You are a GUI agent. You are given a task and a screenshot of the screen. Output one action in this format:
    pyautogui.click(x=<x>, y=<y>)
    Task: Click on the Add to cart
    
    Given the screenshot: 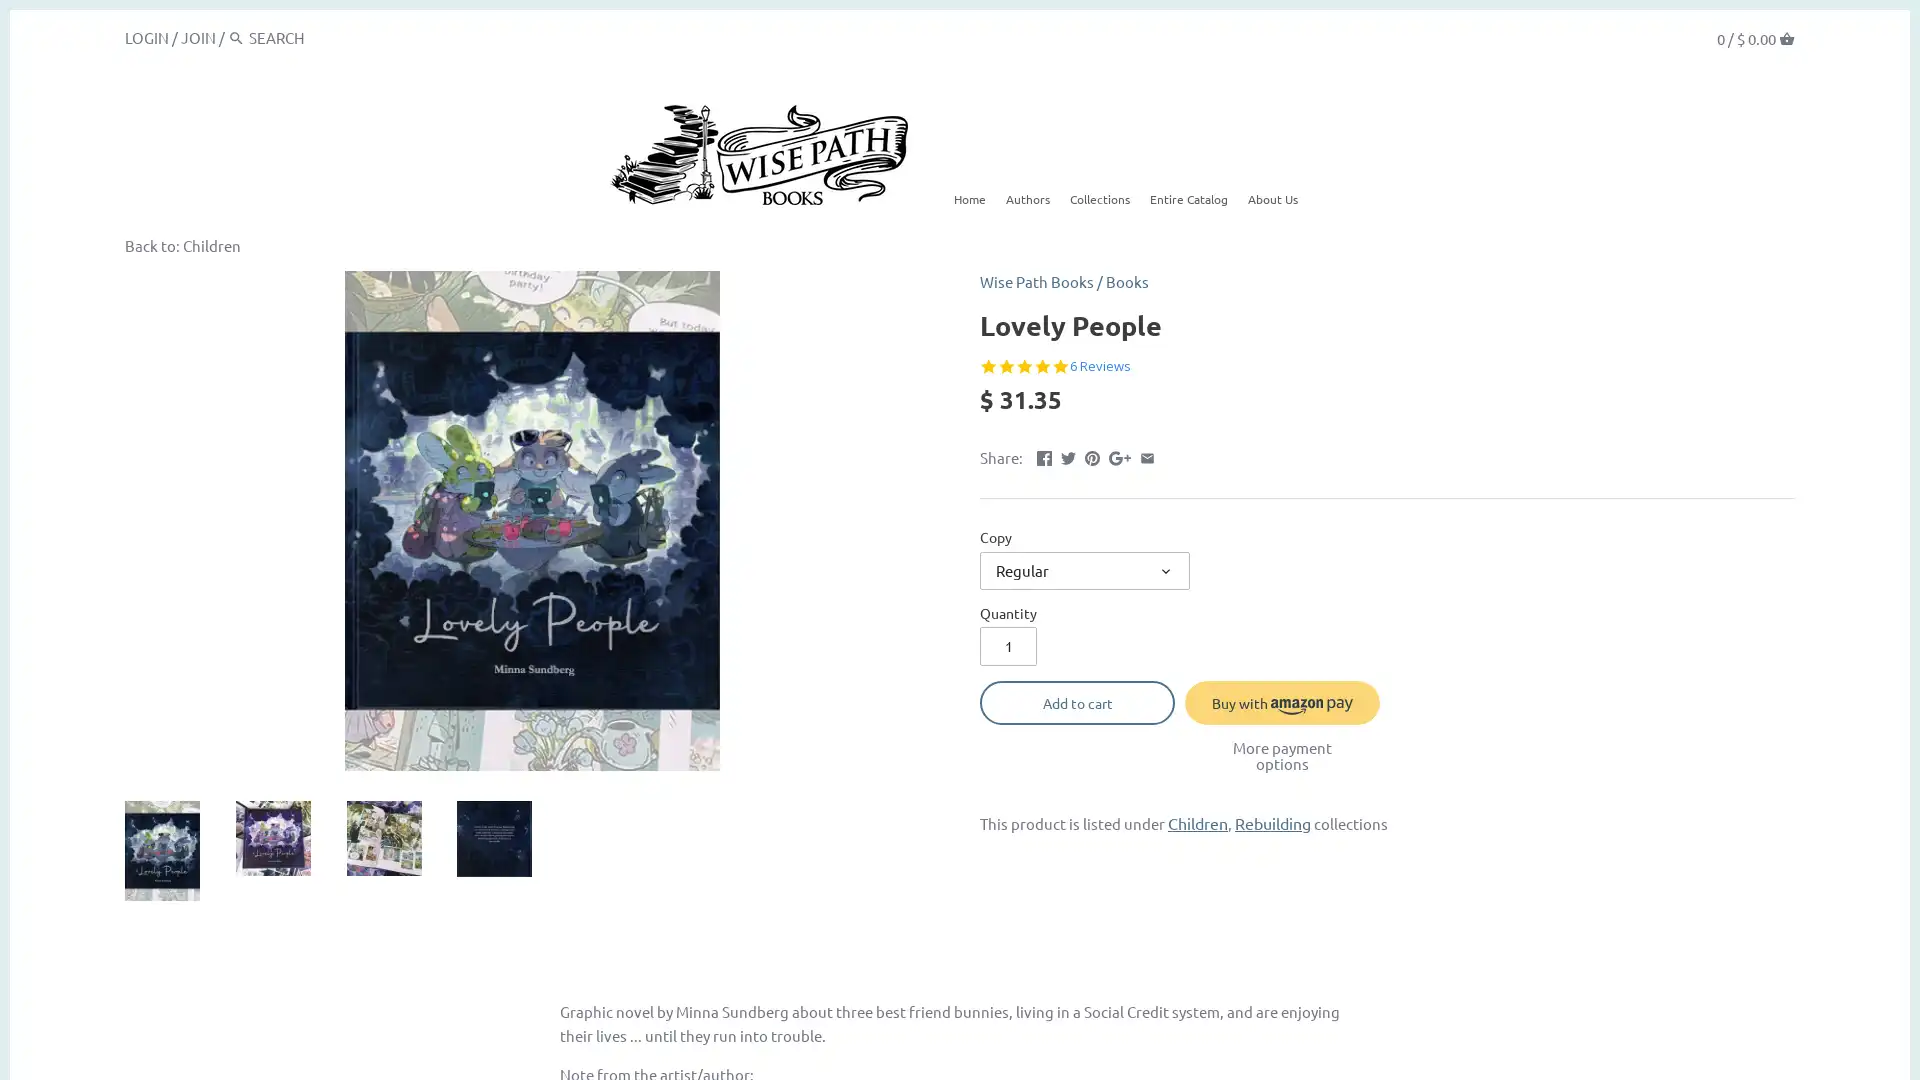 What is the action you would take?
    pyautogui.click(x=1076, y=701)
    